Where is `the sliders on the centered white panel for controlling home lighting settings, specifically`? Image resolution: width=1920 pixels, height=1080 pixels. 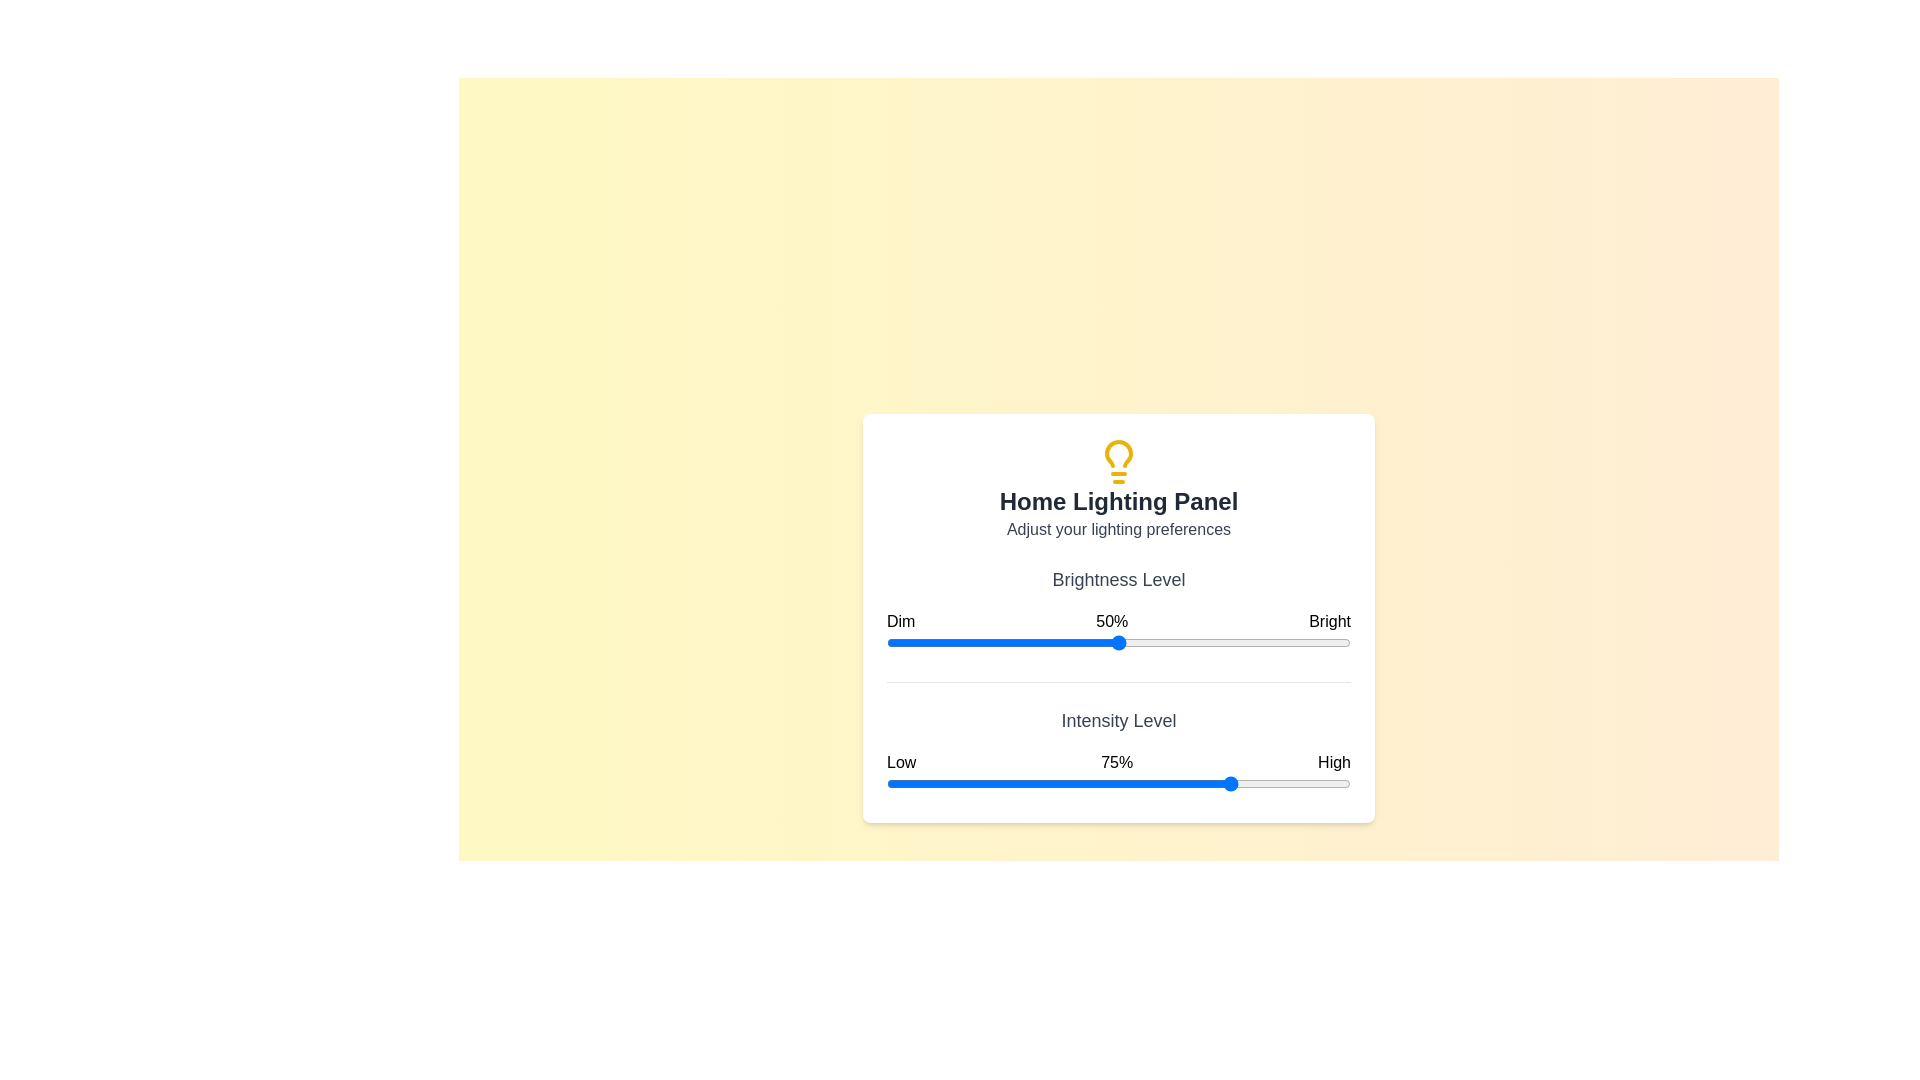
the sliders on the centered white panel for controlling home lighting settings, specifically is located at coordinates (1117, 616).